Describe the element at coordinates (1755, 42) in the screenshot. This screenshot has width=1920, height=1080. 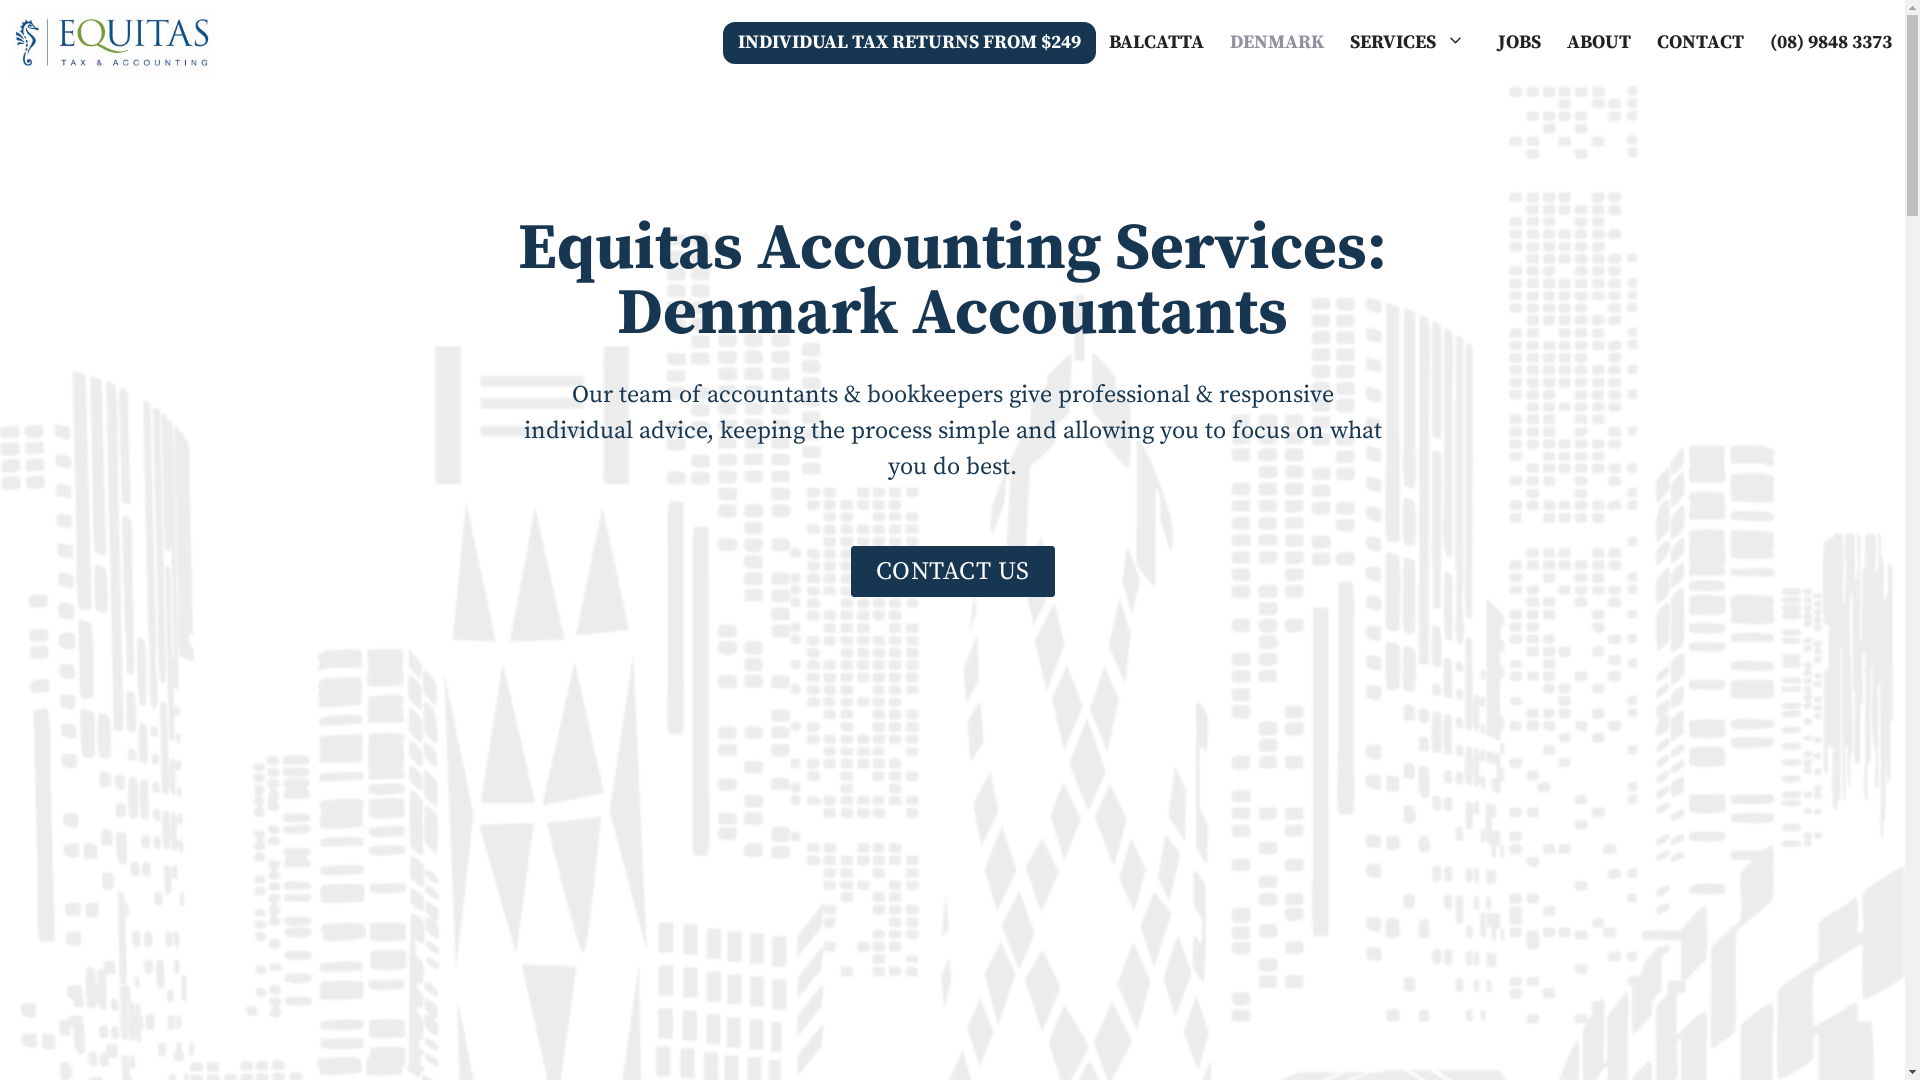
I see `'(08) 9848 3373'` at that location.